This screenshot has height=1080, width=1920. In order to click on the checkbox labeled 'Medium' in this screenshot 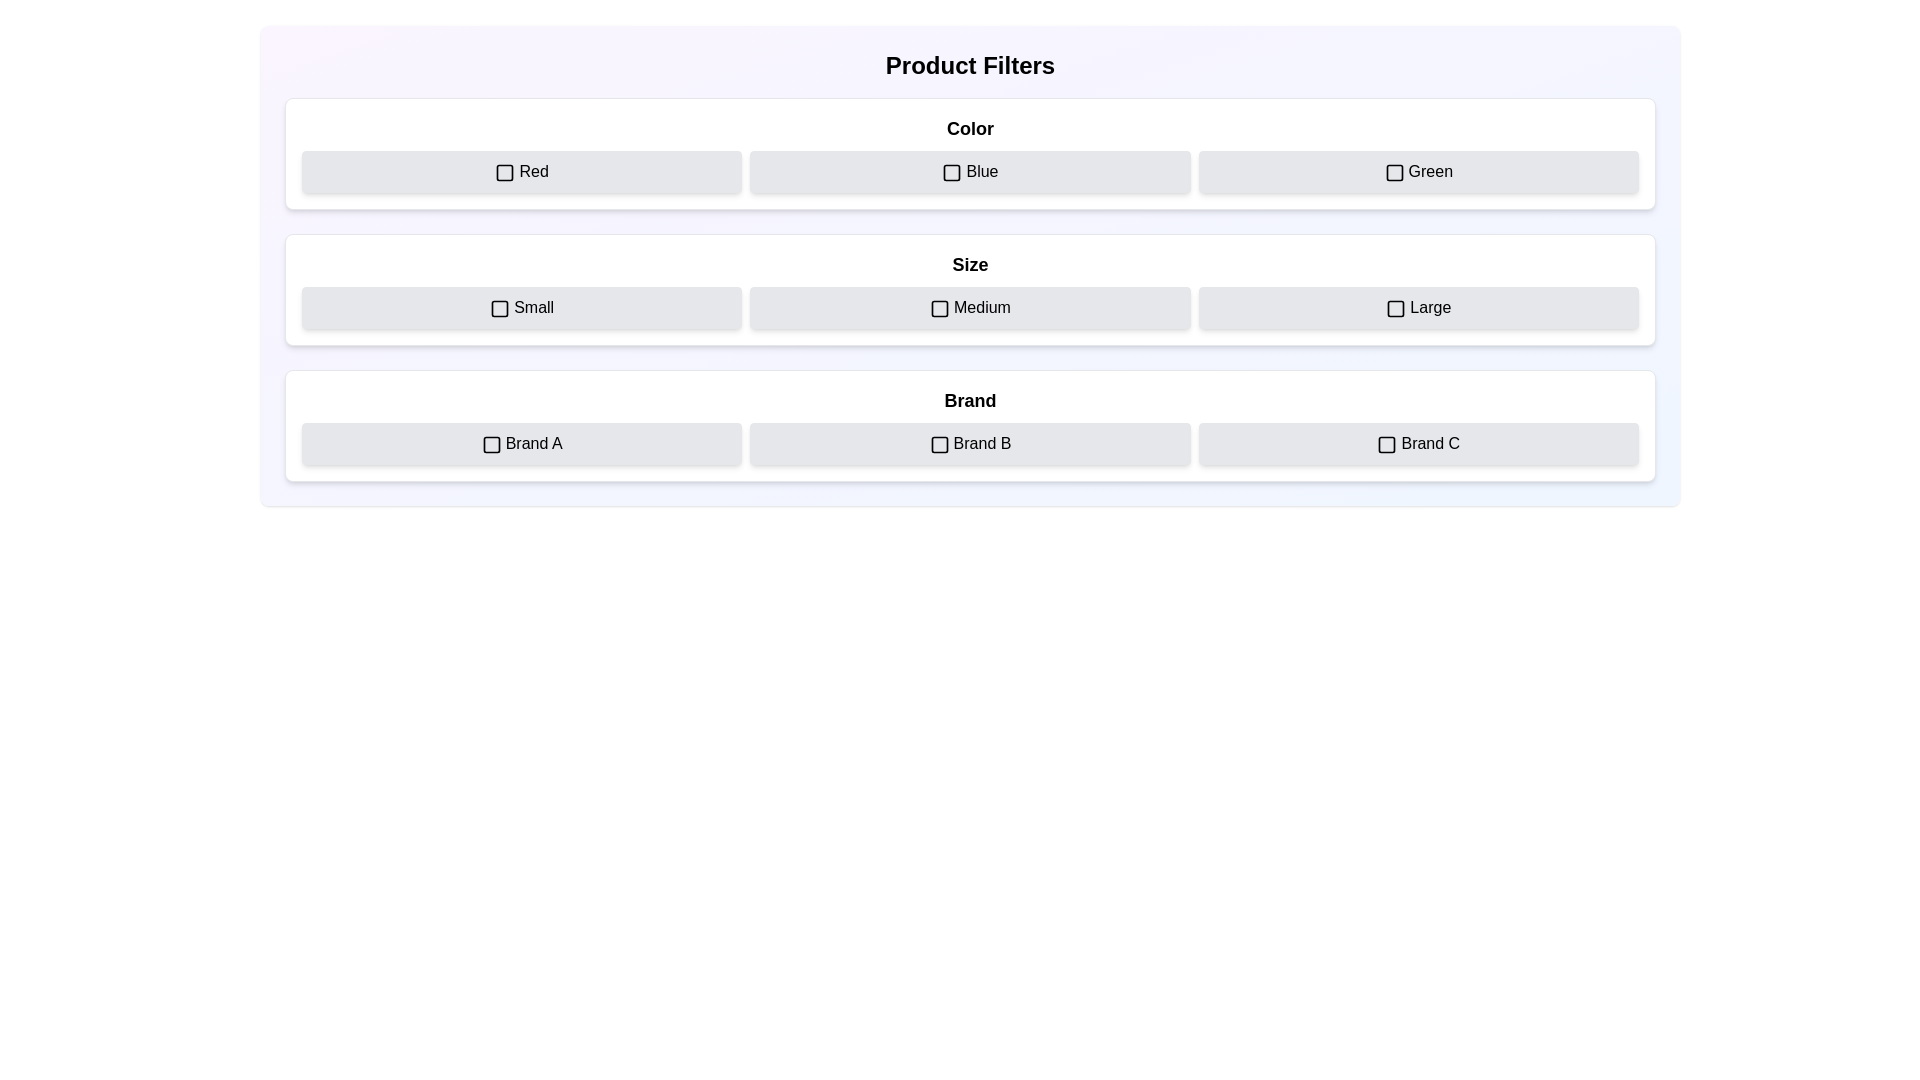, I will do `click(970, 308)`.